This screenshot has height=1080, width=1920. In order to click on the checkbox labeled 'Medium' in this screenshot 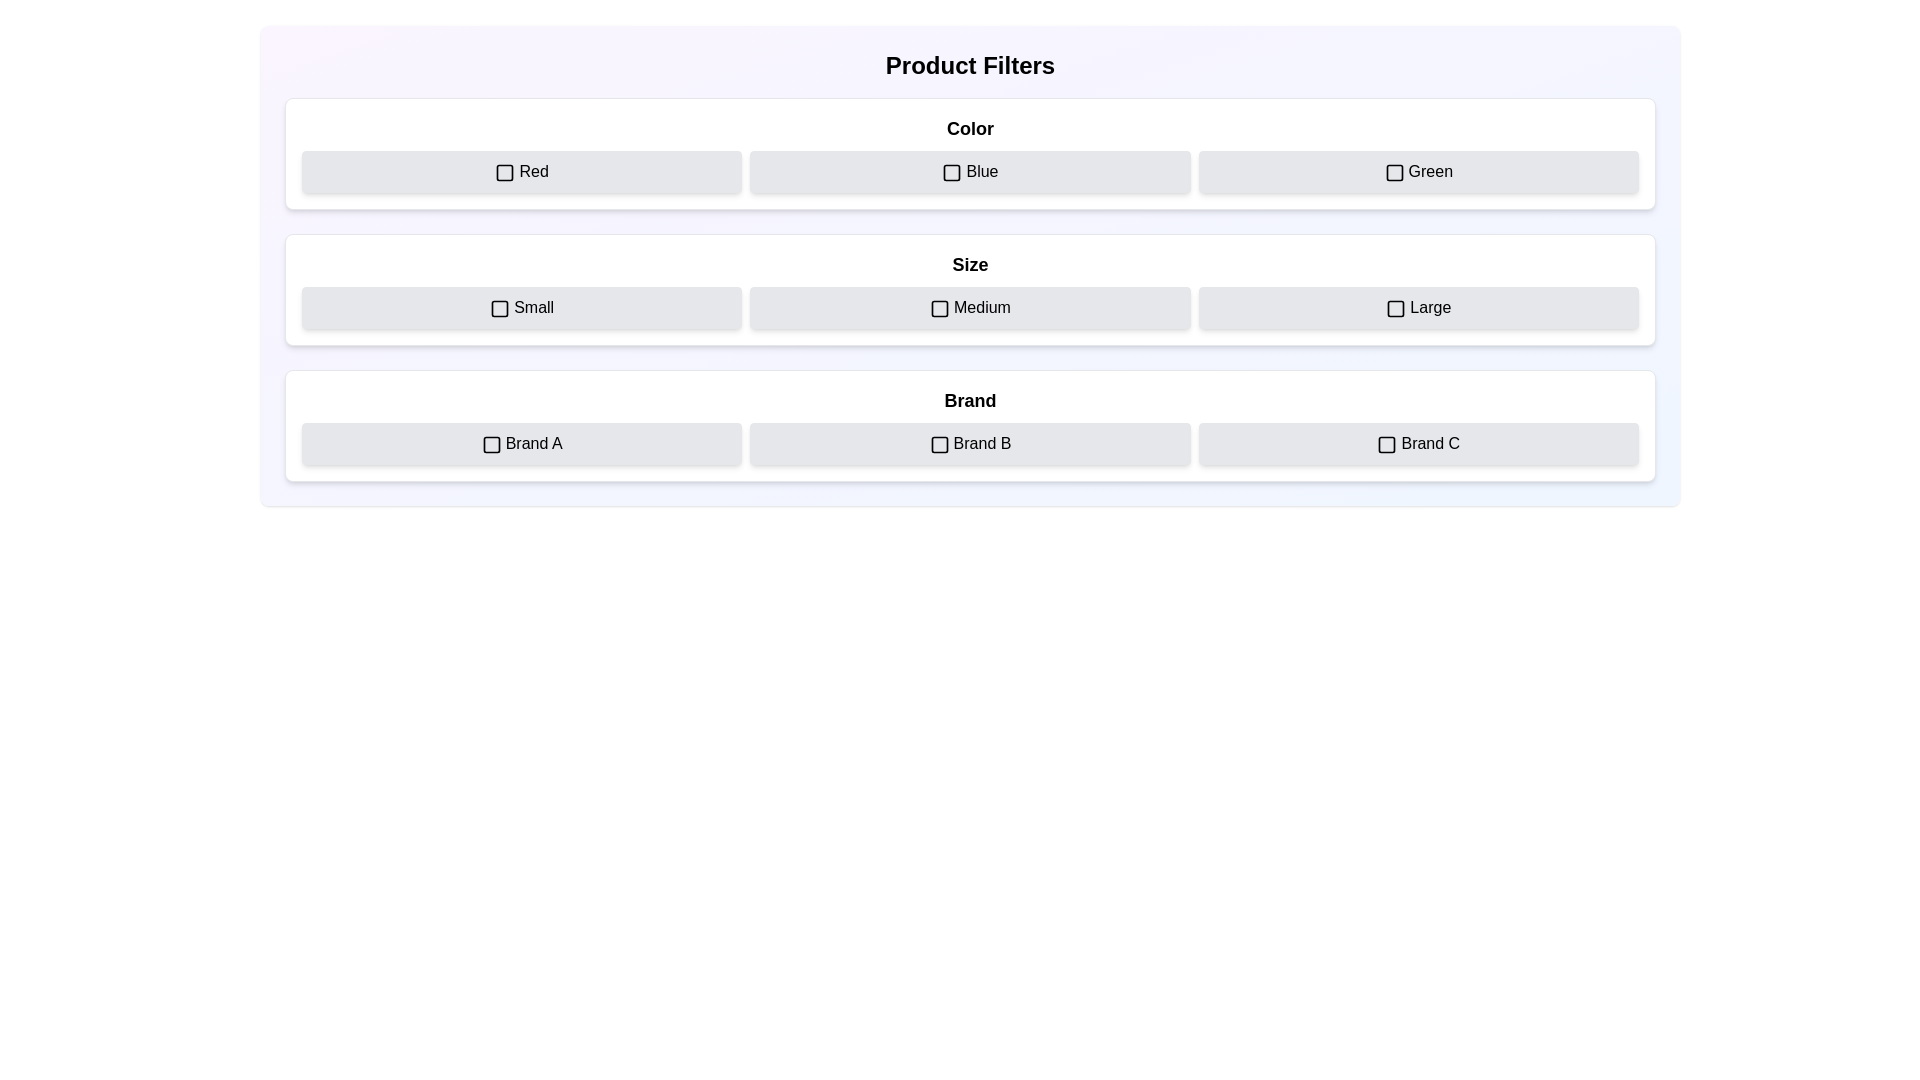, I will do `click(970, 308)`.